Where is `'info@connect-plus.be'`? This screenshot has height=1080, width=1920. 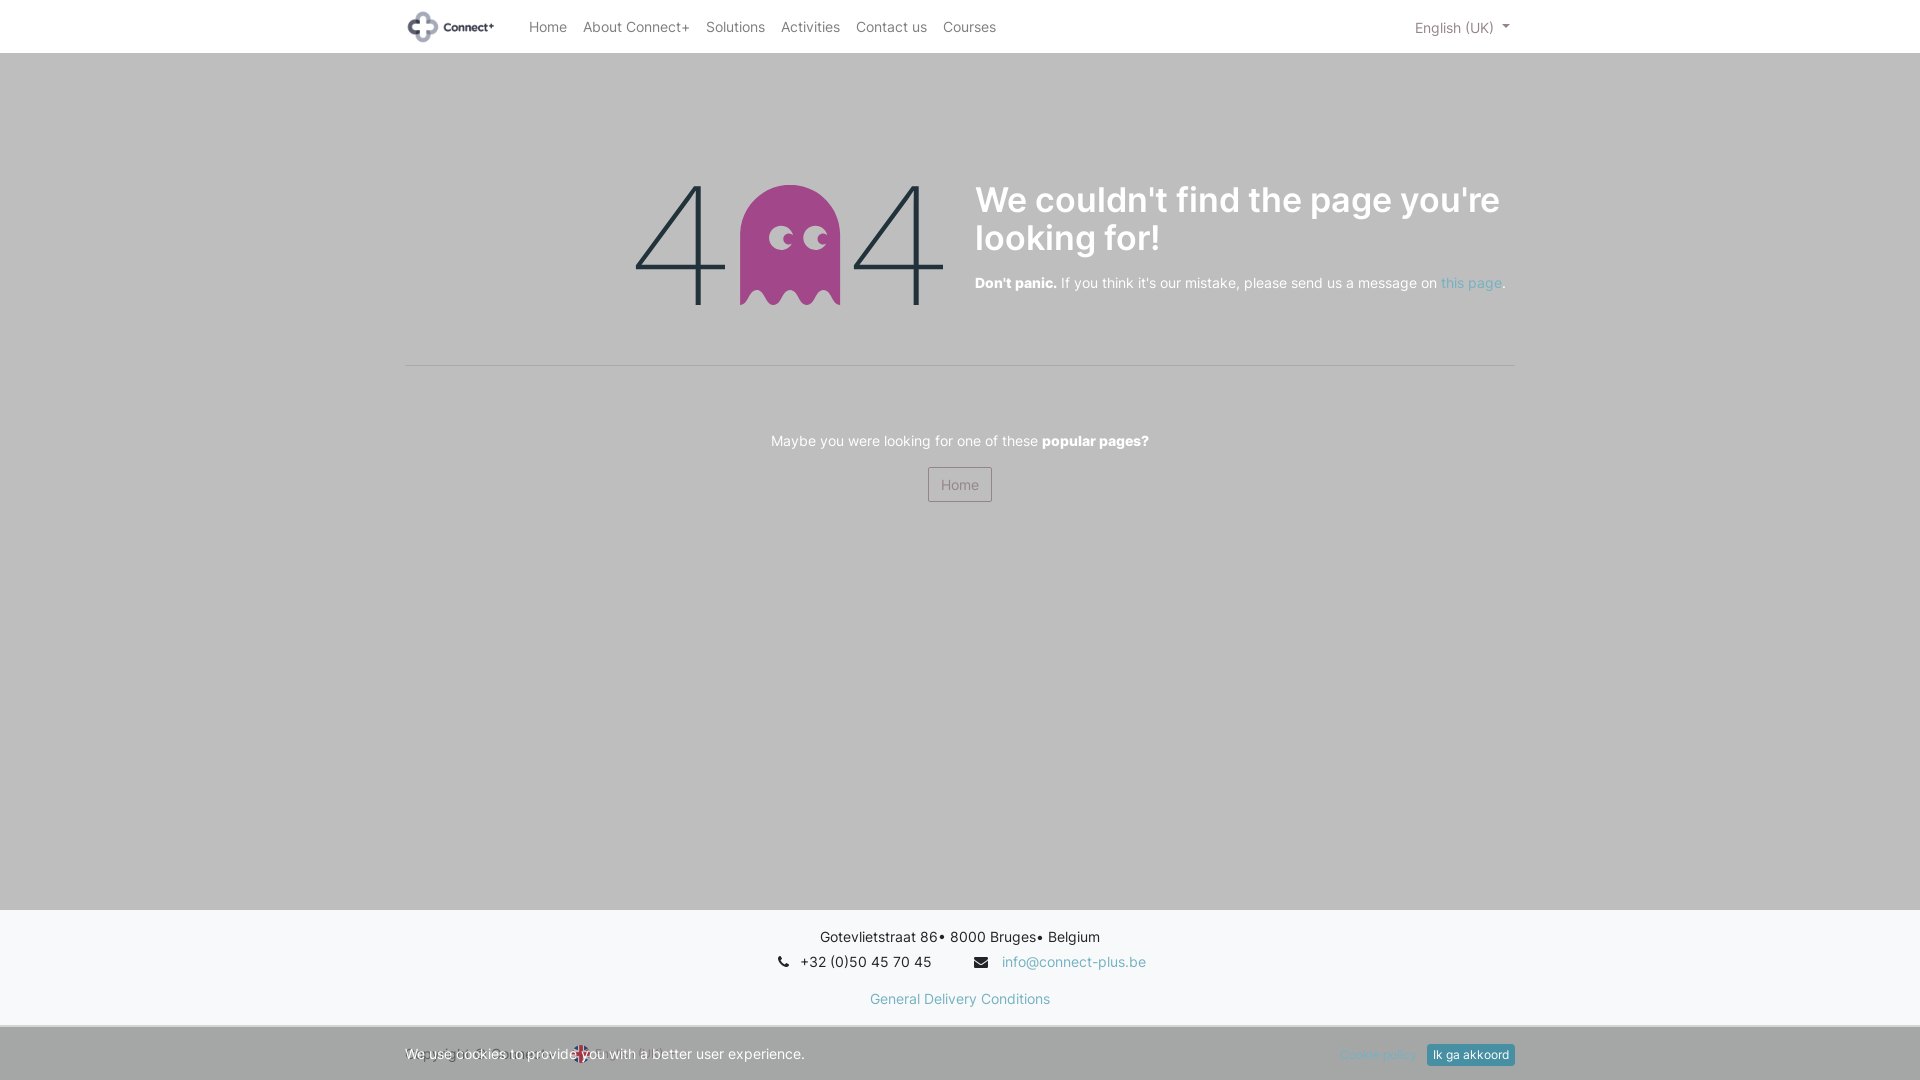 'info@connect-plus.be' is located at coordinates (1073, 960).